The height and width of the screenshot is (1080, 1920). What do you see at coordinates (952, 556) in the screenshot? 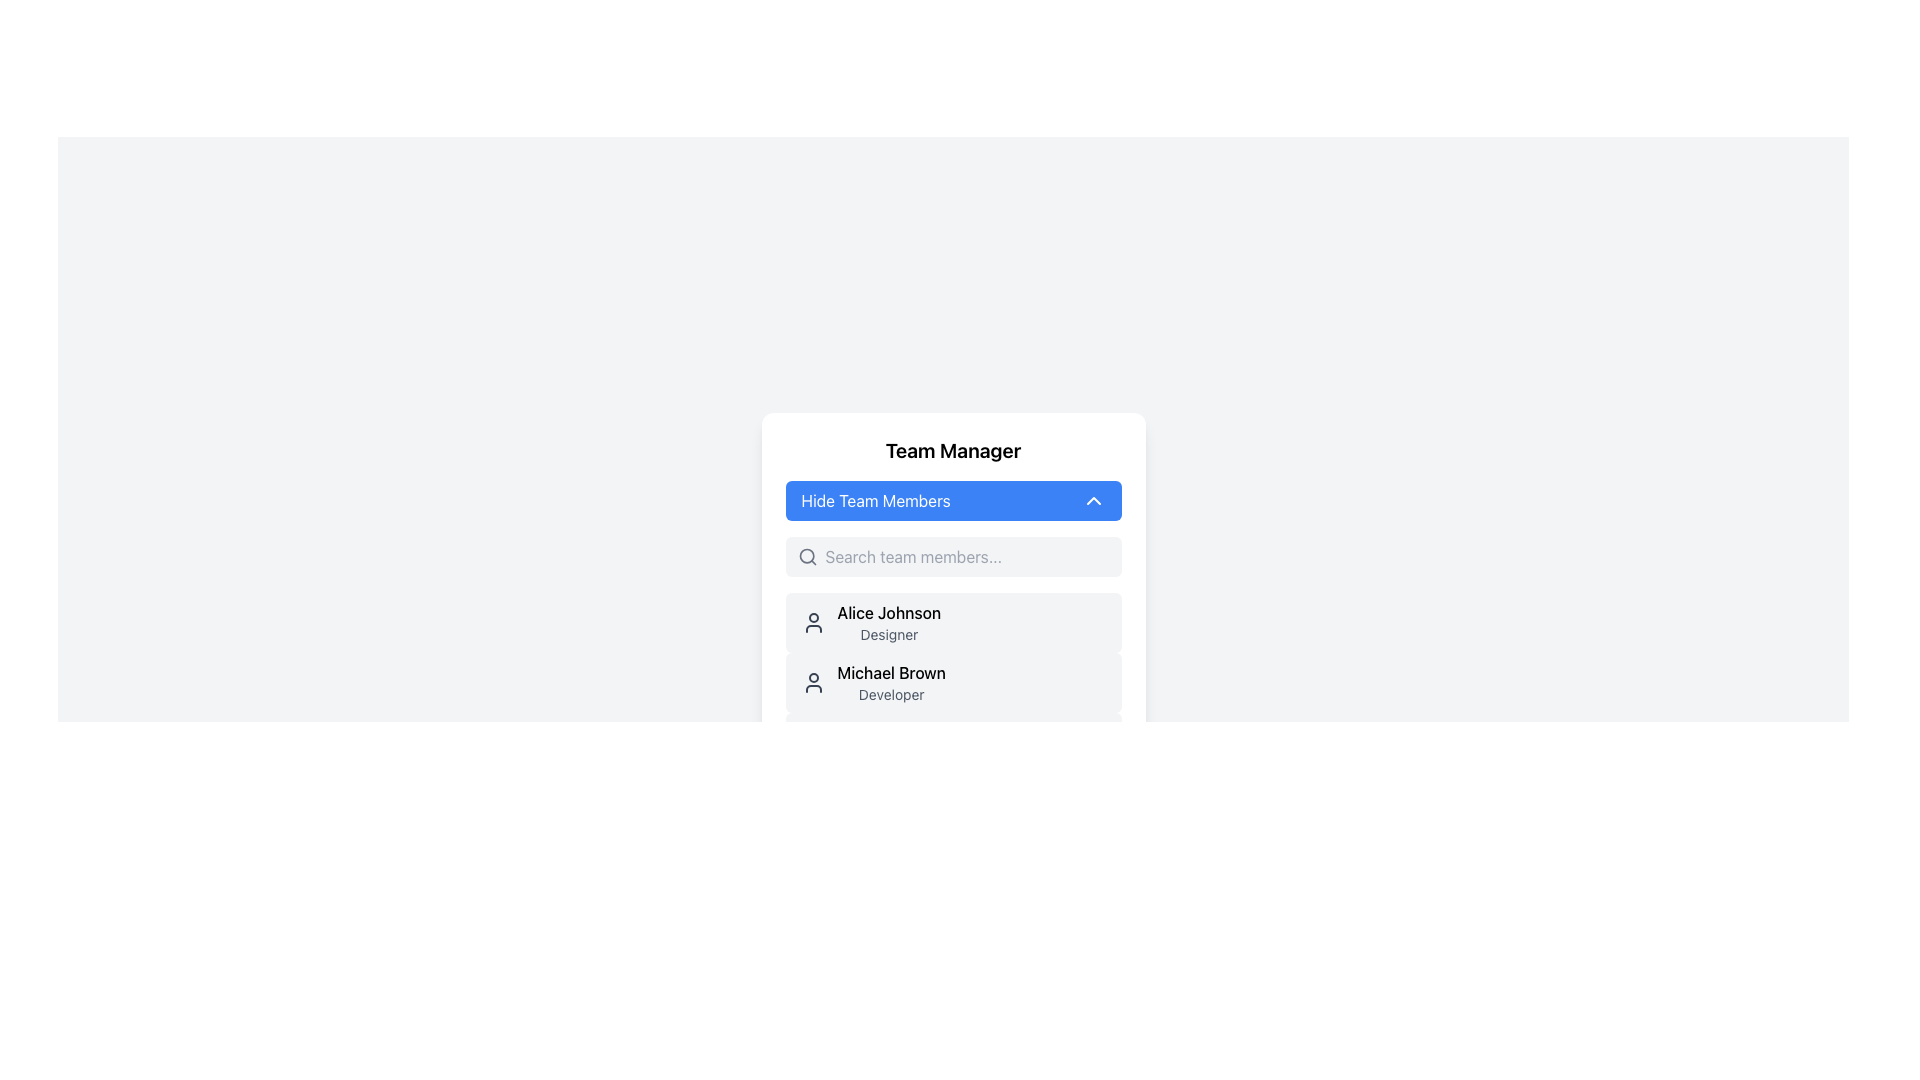
I see `the search bar with a light gray background and a magnifying glass icon, located below the 'Hide Team Members' button in the 'Team Manager' section` at bounding box center [952, 556].